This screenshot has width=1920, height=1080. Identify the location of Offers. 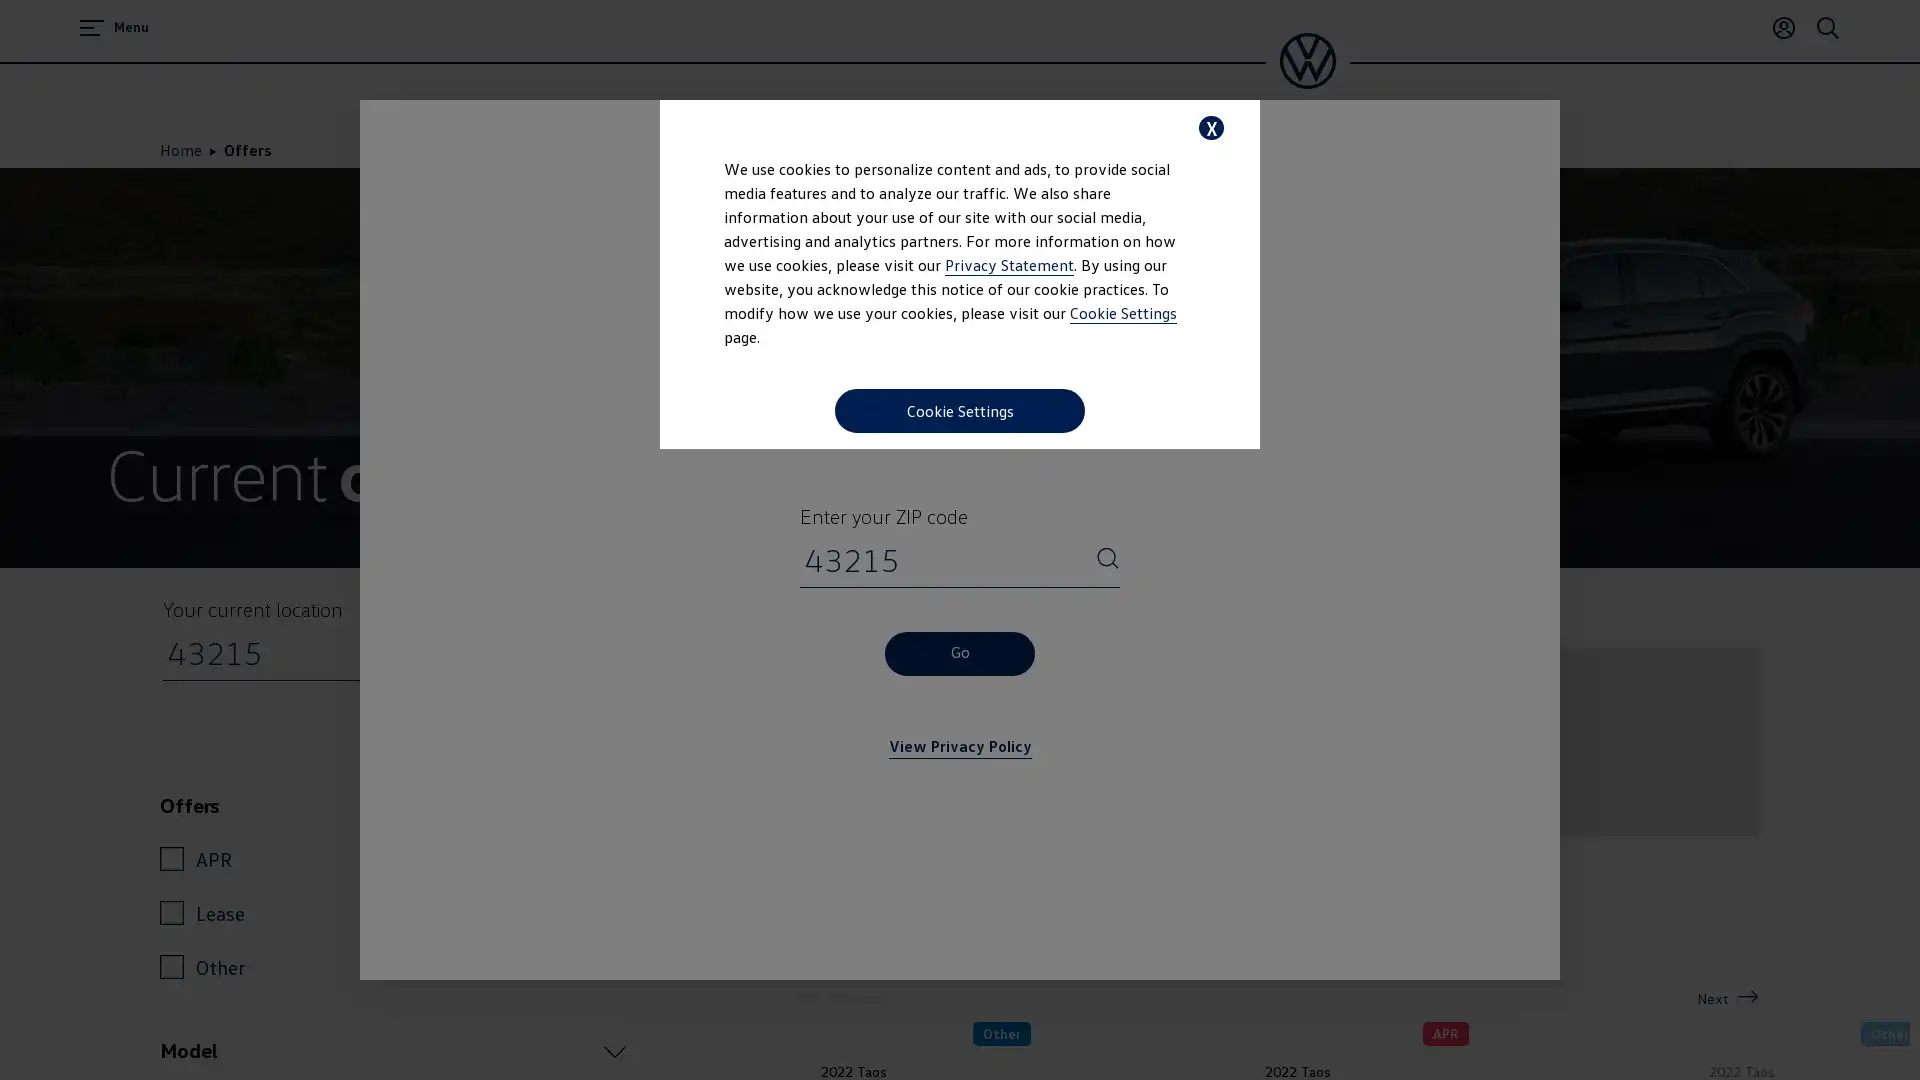
(393, 805).